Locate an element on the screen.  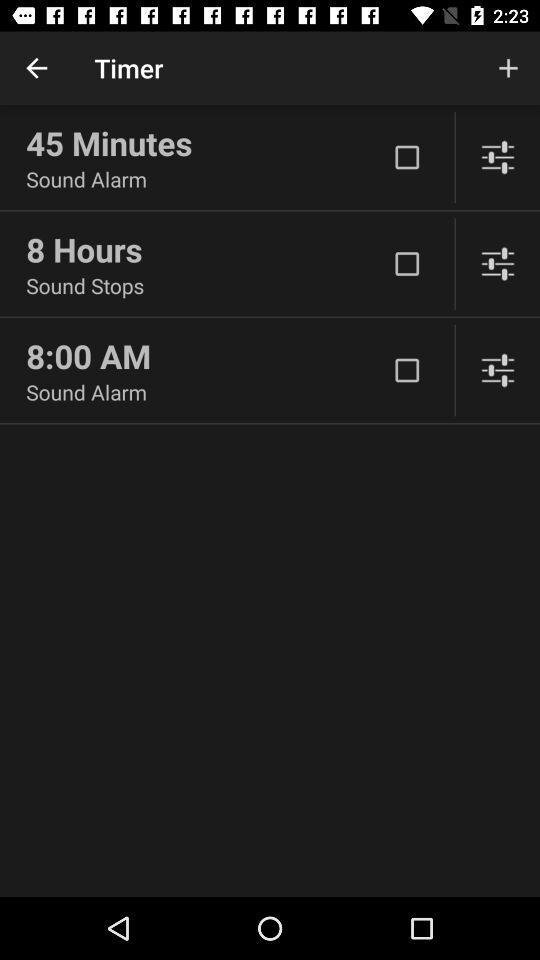
sound stops icon is located at coordinates (205, 284).